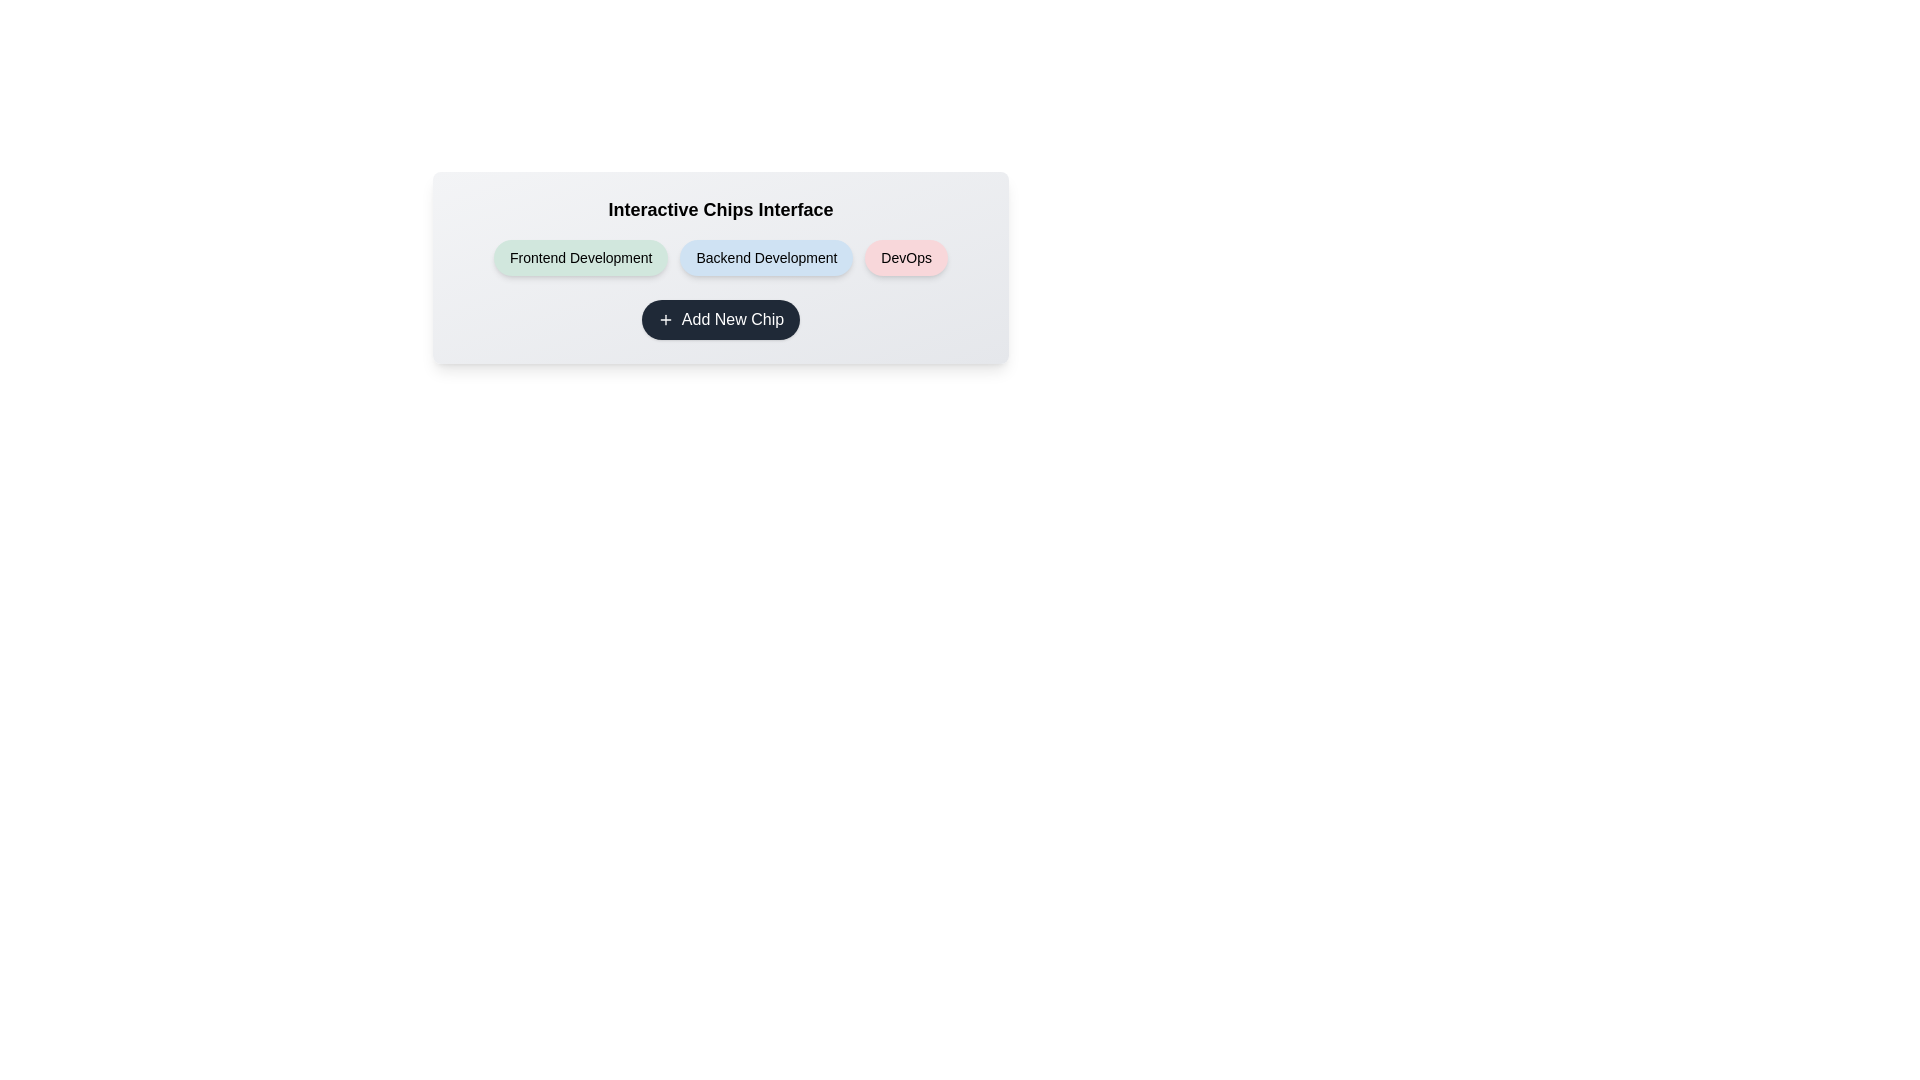 This screenshot has height=1080, width=1920. Describe the element at coordinates (720, 319) in the screenshot. I see `the 'Add New Chip' button to add a new chip` at that location.